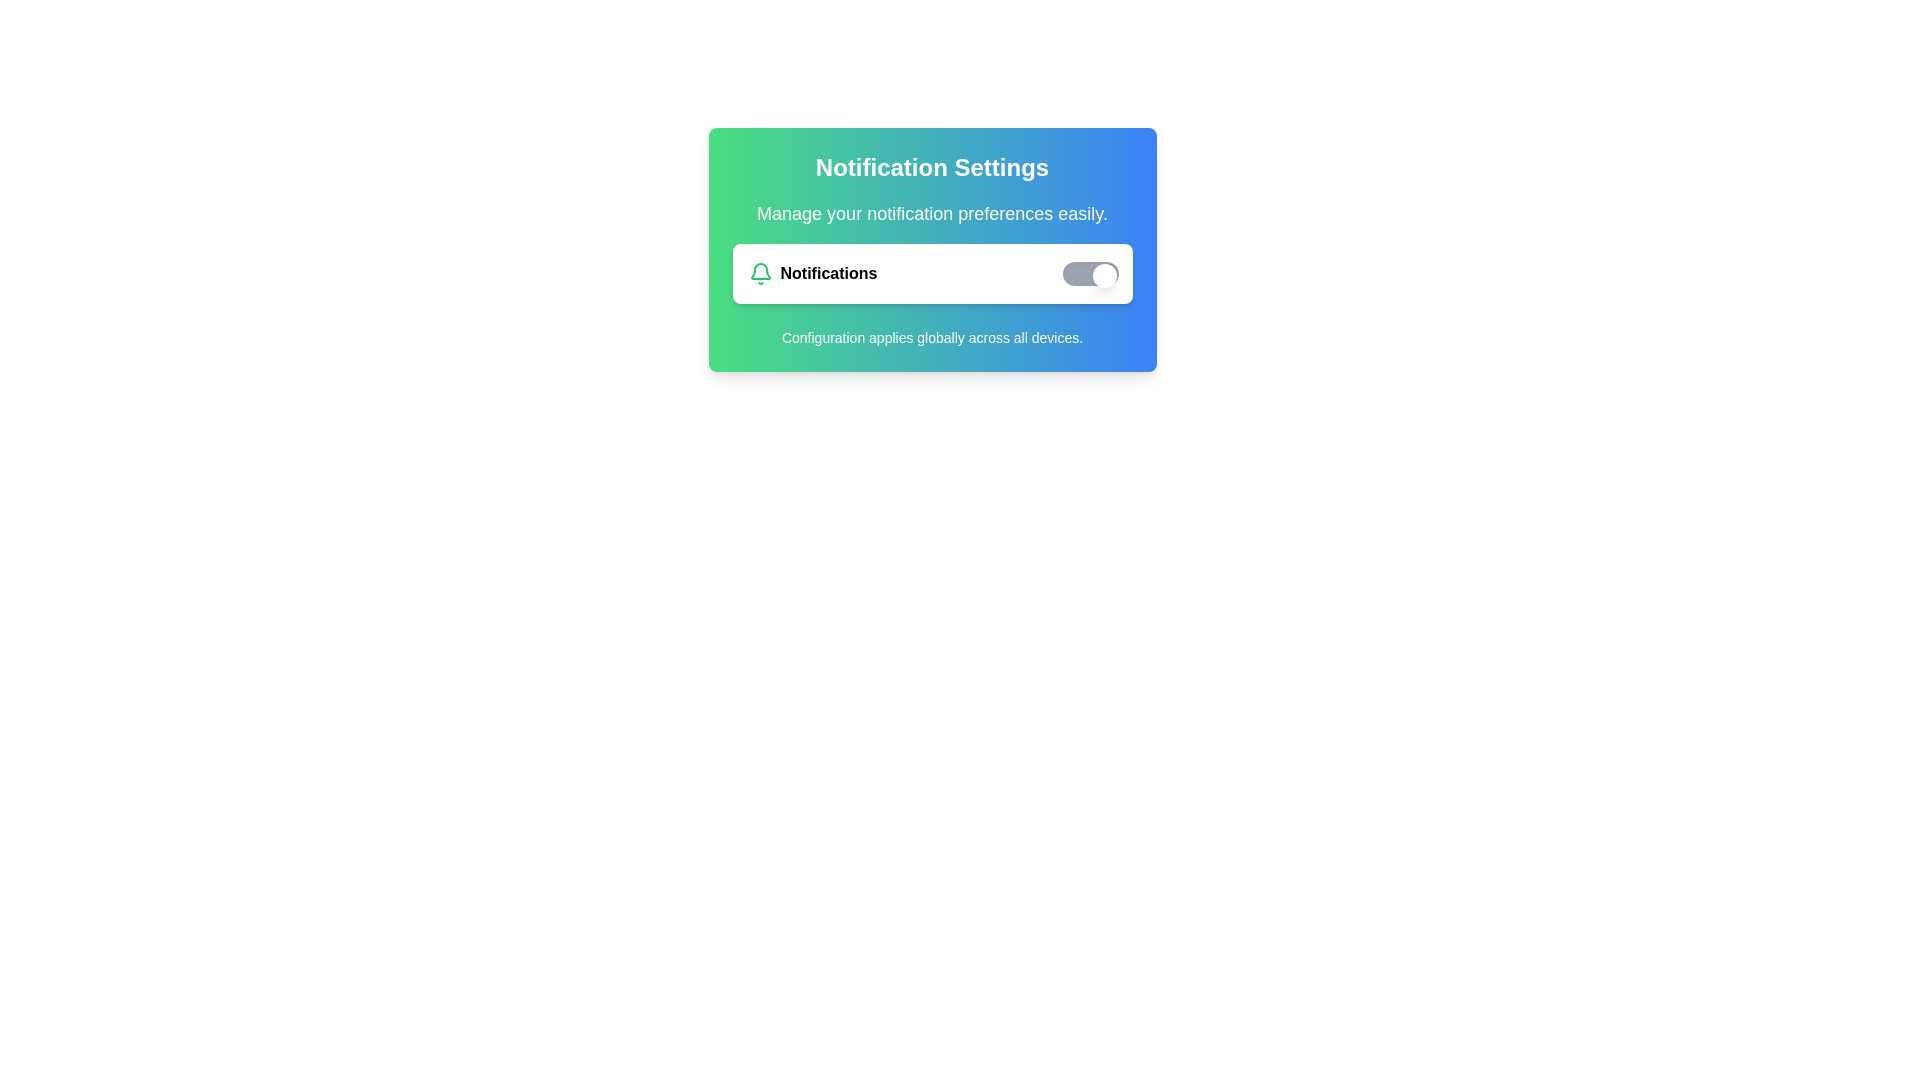 The width and height of the screenshot is (1920, 1080). Describe the element at coordinates (1089, 273) in the screenshot. I see `the background of the toggle switch, which indicates the inactive state of the associated setting within the notification settings card, located to the right of the 'Notifications' label and icon` at that location.